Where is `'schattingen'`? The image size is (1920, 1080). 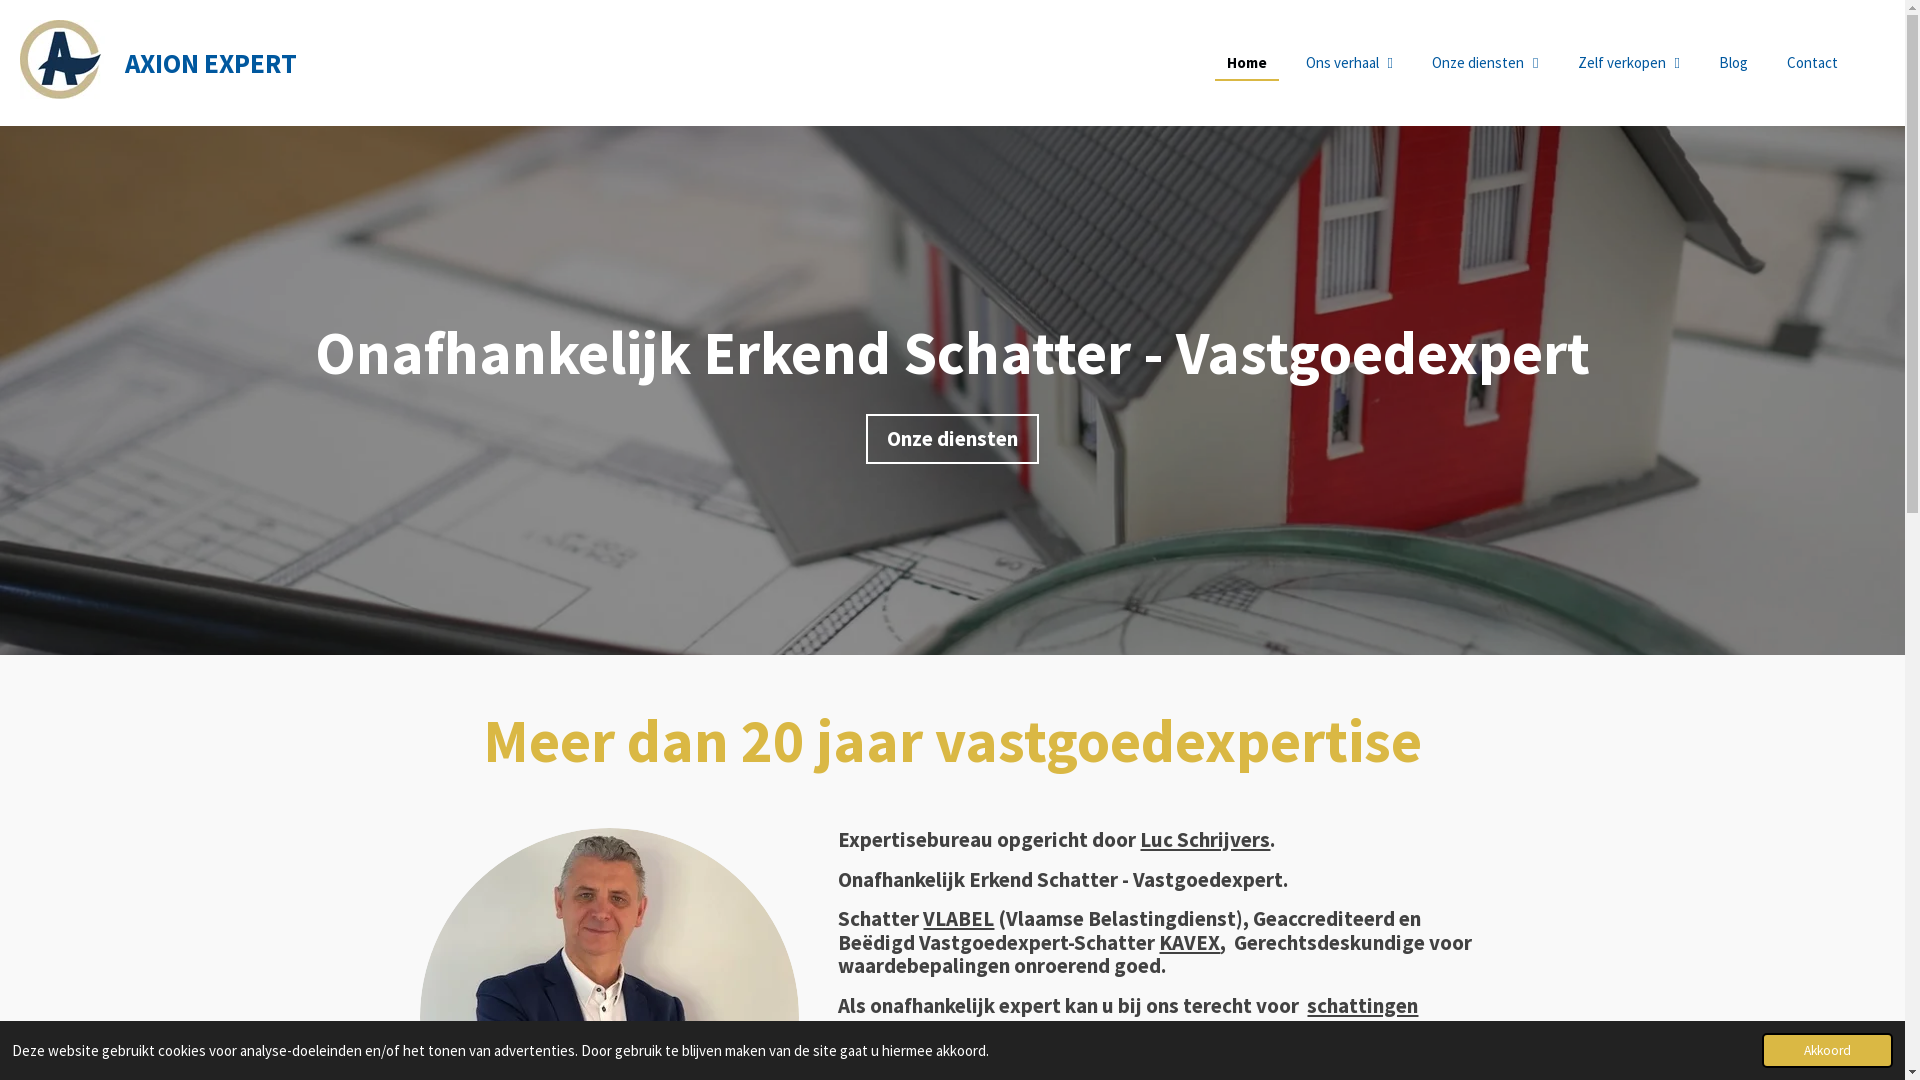
'schattingen' is located at coordinates (1361, 1005).